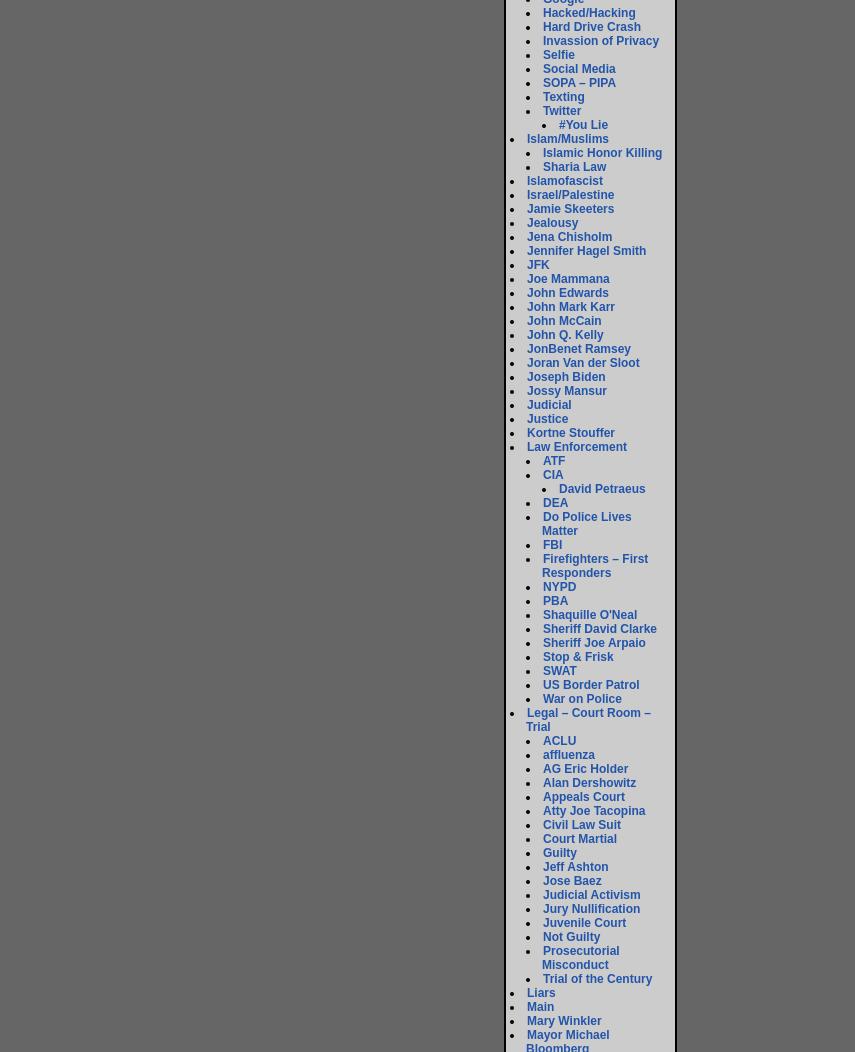  I want to click on 'Social Media', so click(578, 68).